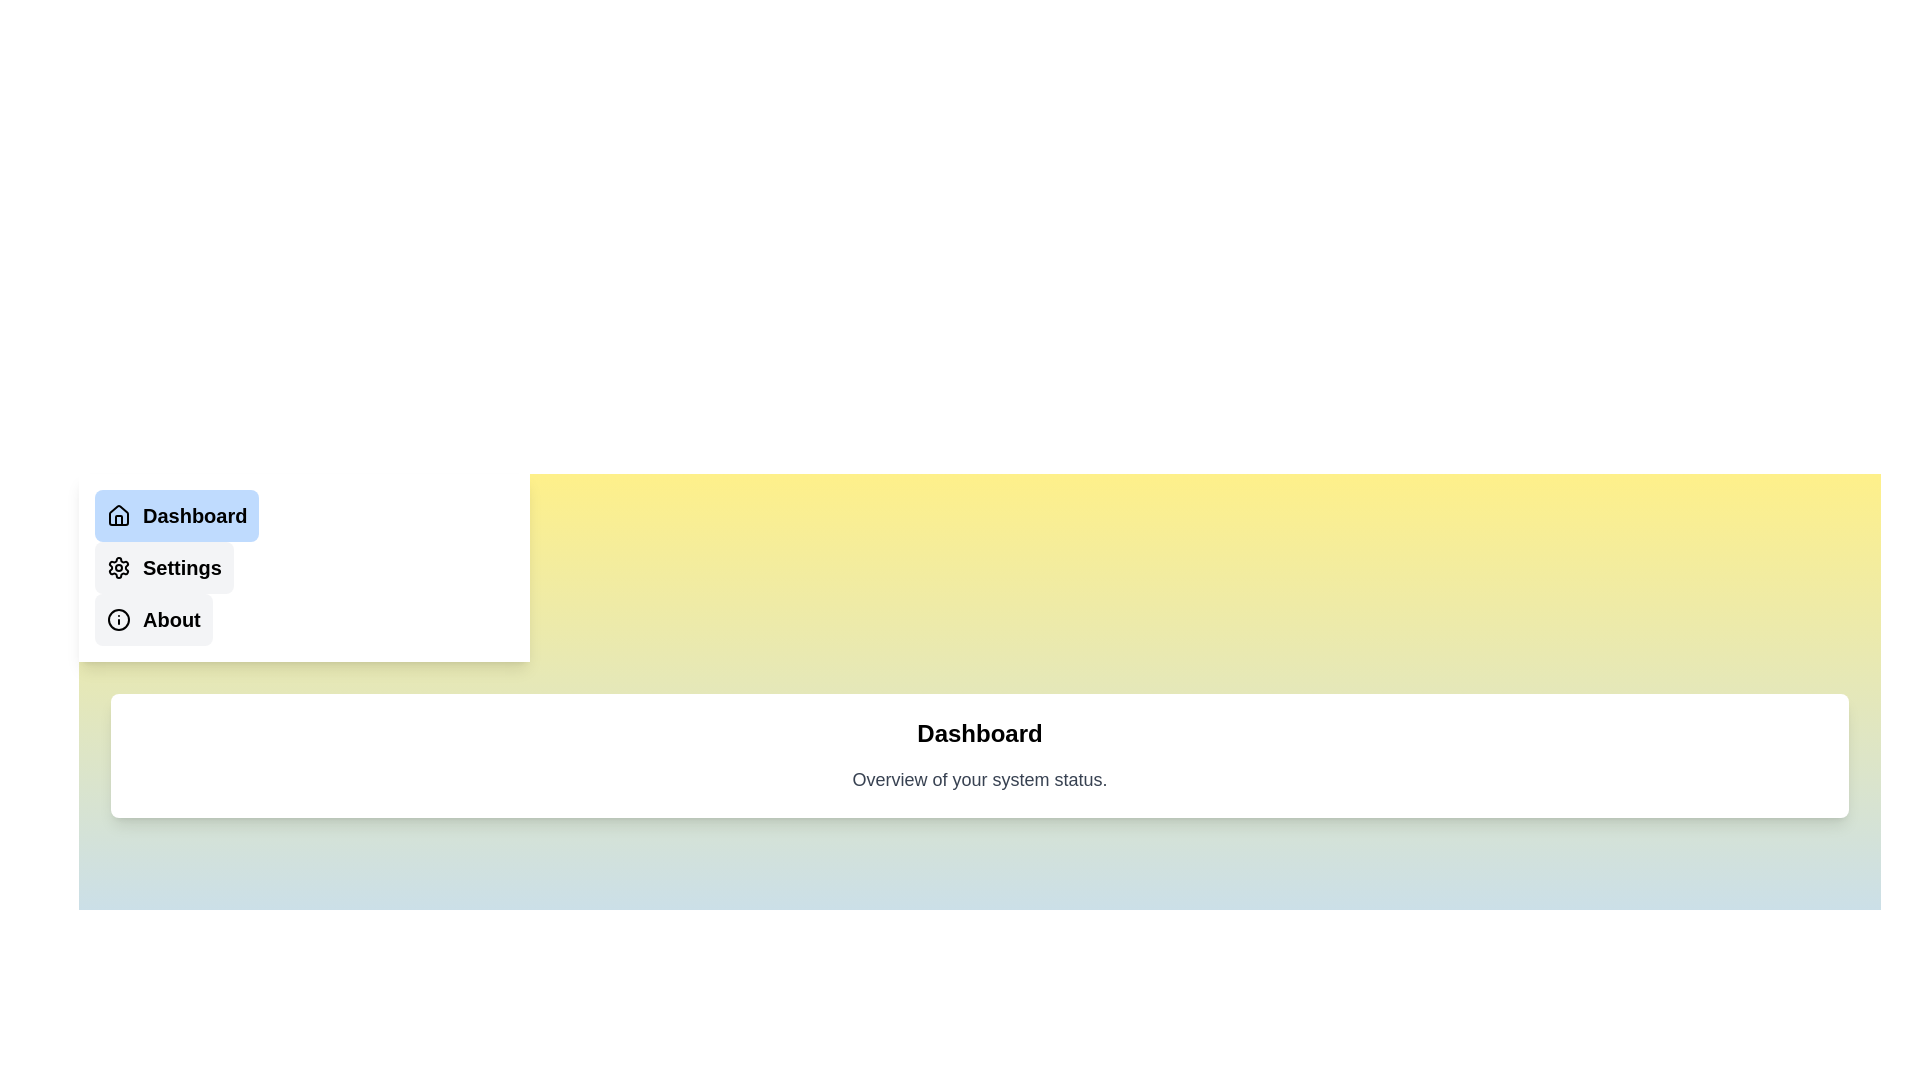 The width and height of the screenshot is (1920, 1080). Describe the element at coordinates (177, 515) in the screenshot. I see `the menu item corresponding to Dashboard` at that location.